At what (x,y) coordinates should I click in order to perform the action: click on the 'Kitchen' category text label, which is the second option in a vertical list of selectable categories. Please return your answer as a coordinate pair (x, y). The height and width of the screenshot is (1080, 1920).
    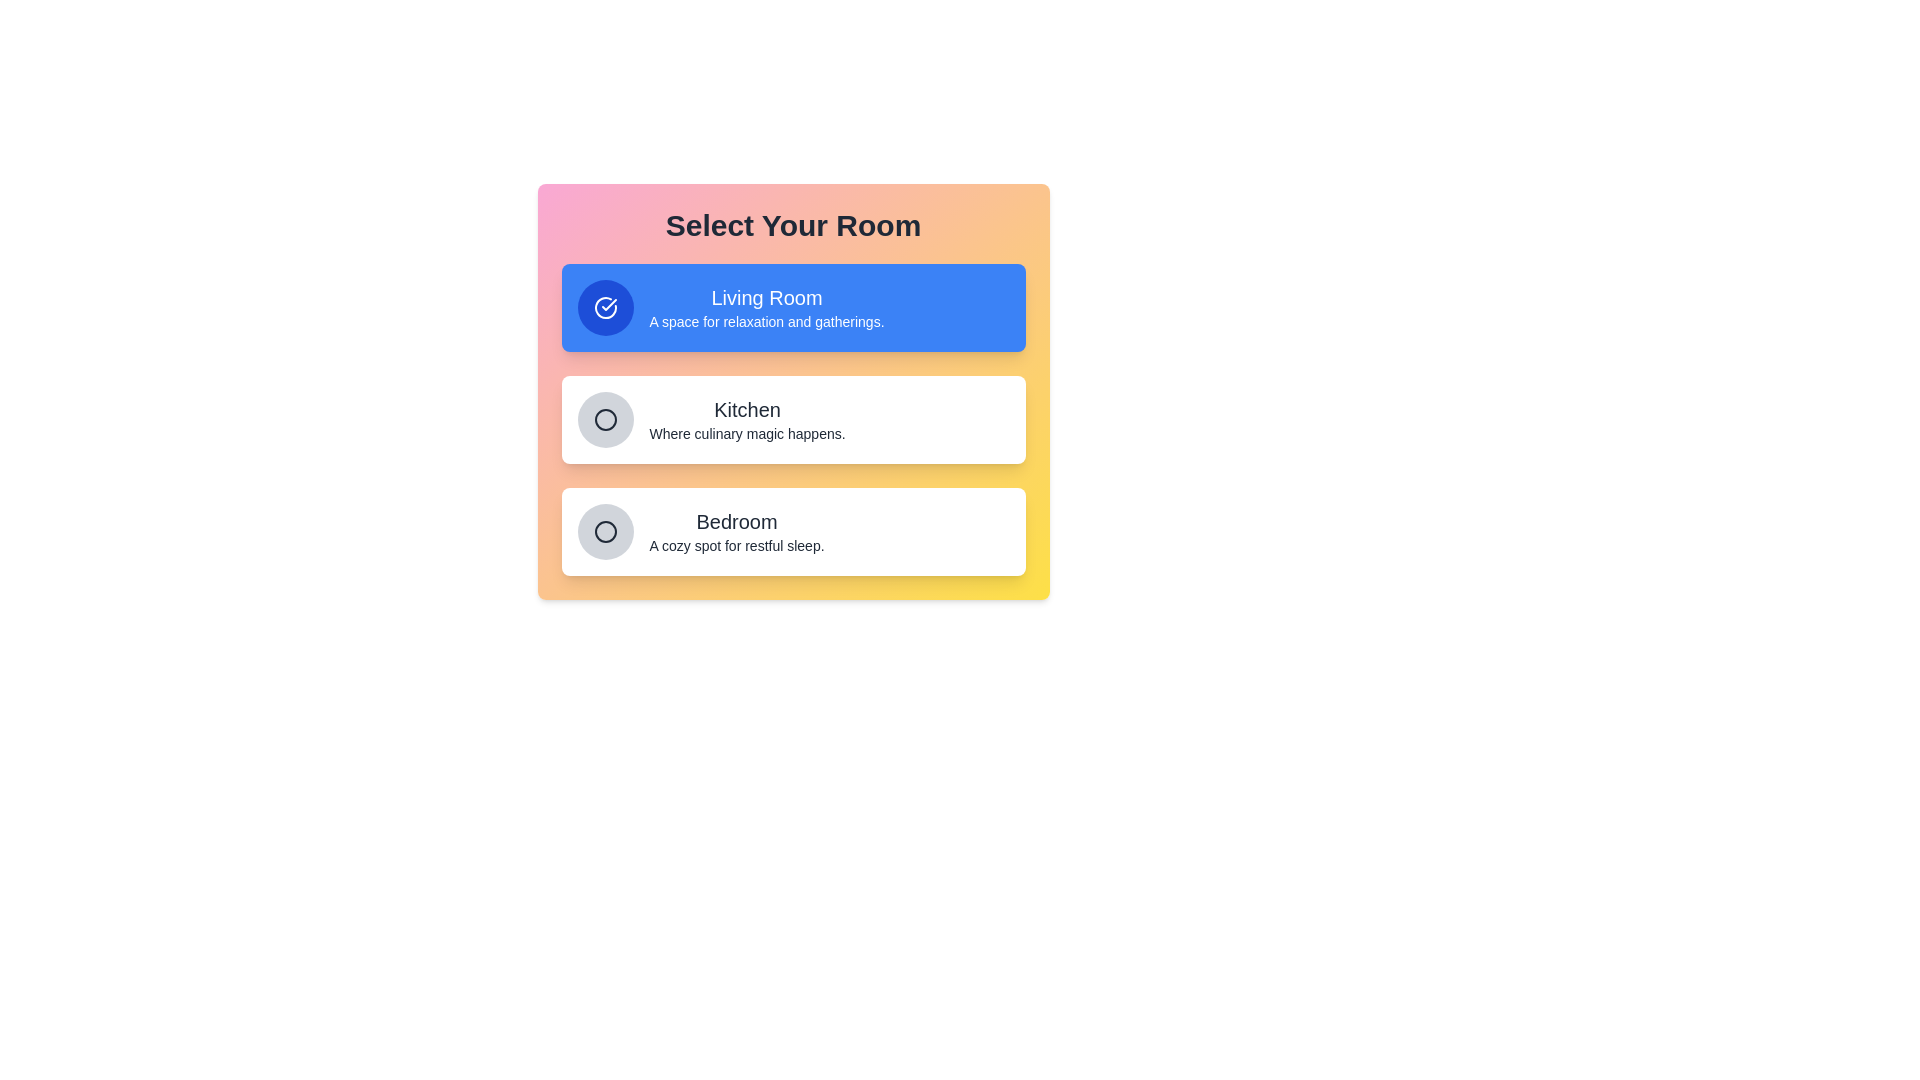
    Looking at the image, I should click on (746, 419).